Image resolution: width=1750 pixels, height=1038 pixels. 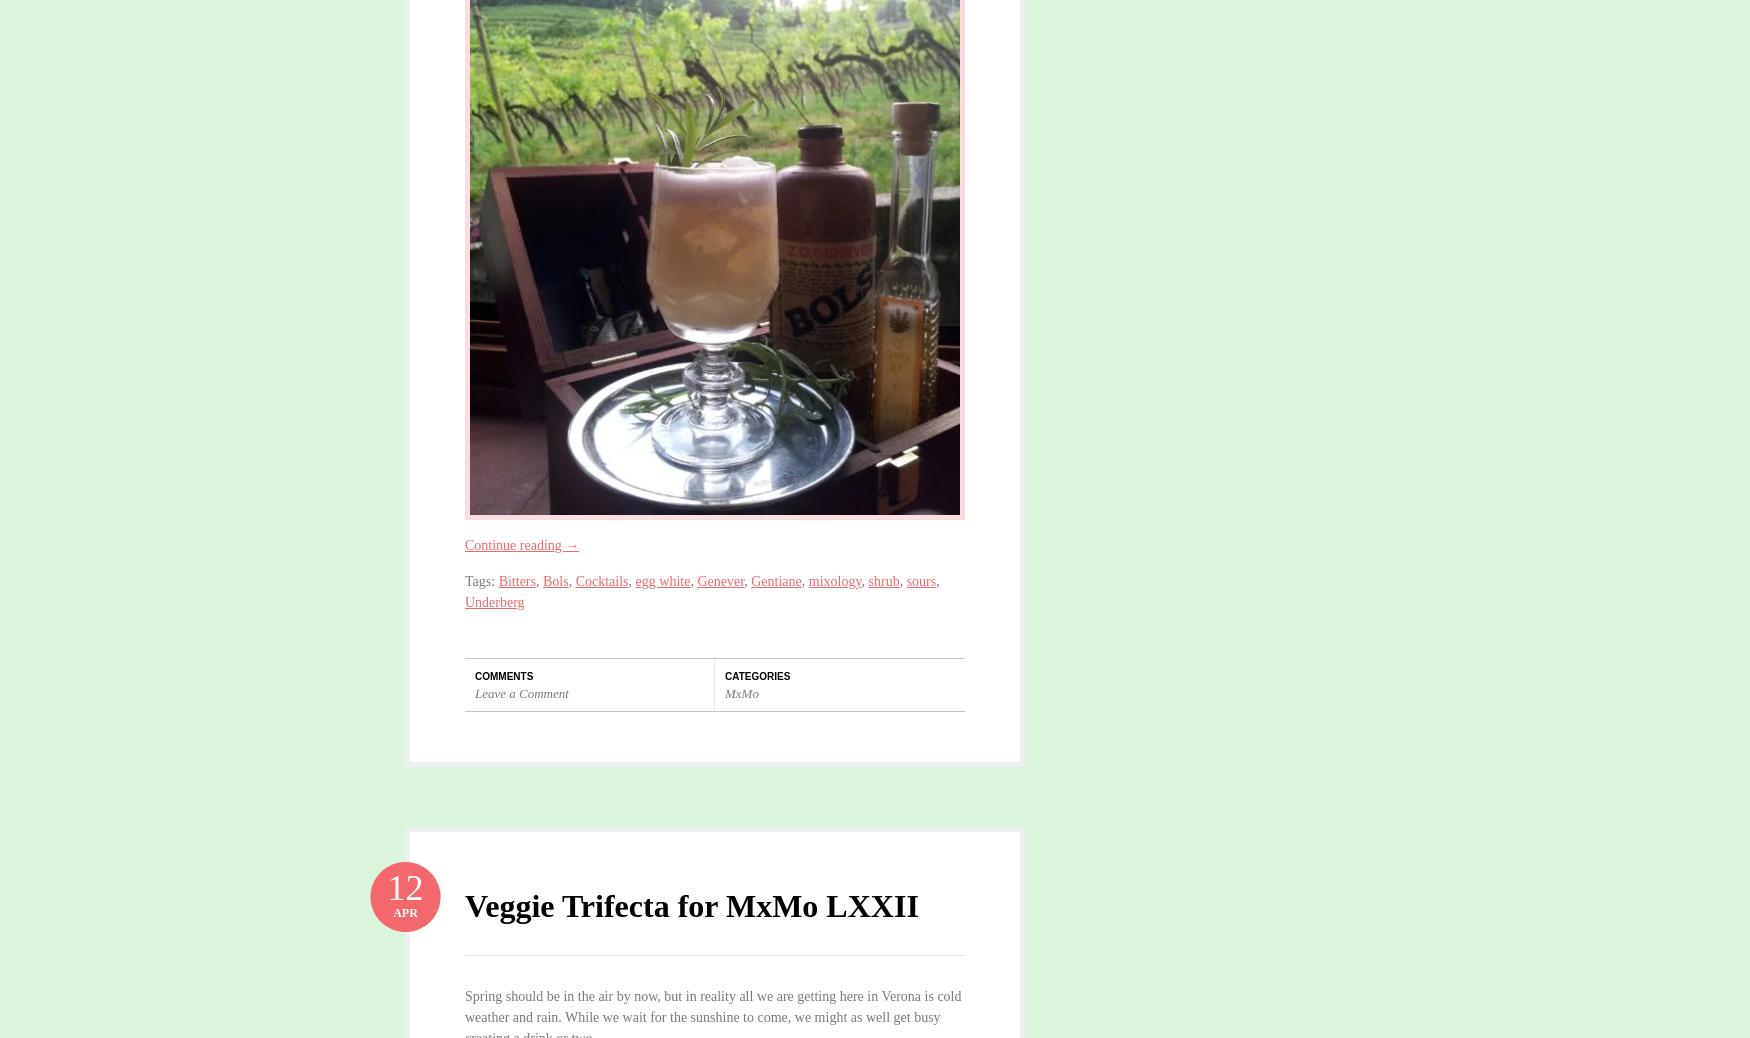 What do you see at coordinates (575, 579) in the screenshot?
I see `'Cocktails'` at bounding box center [575, 579].